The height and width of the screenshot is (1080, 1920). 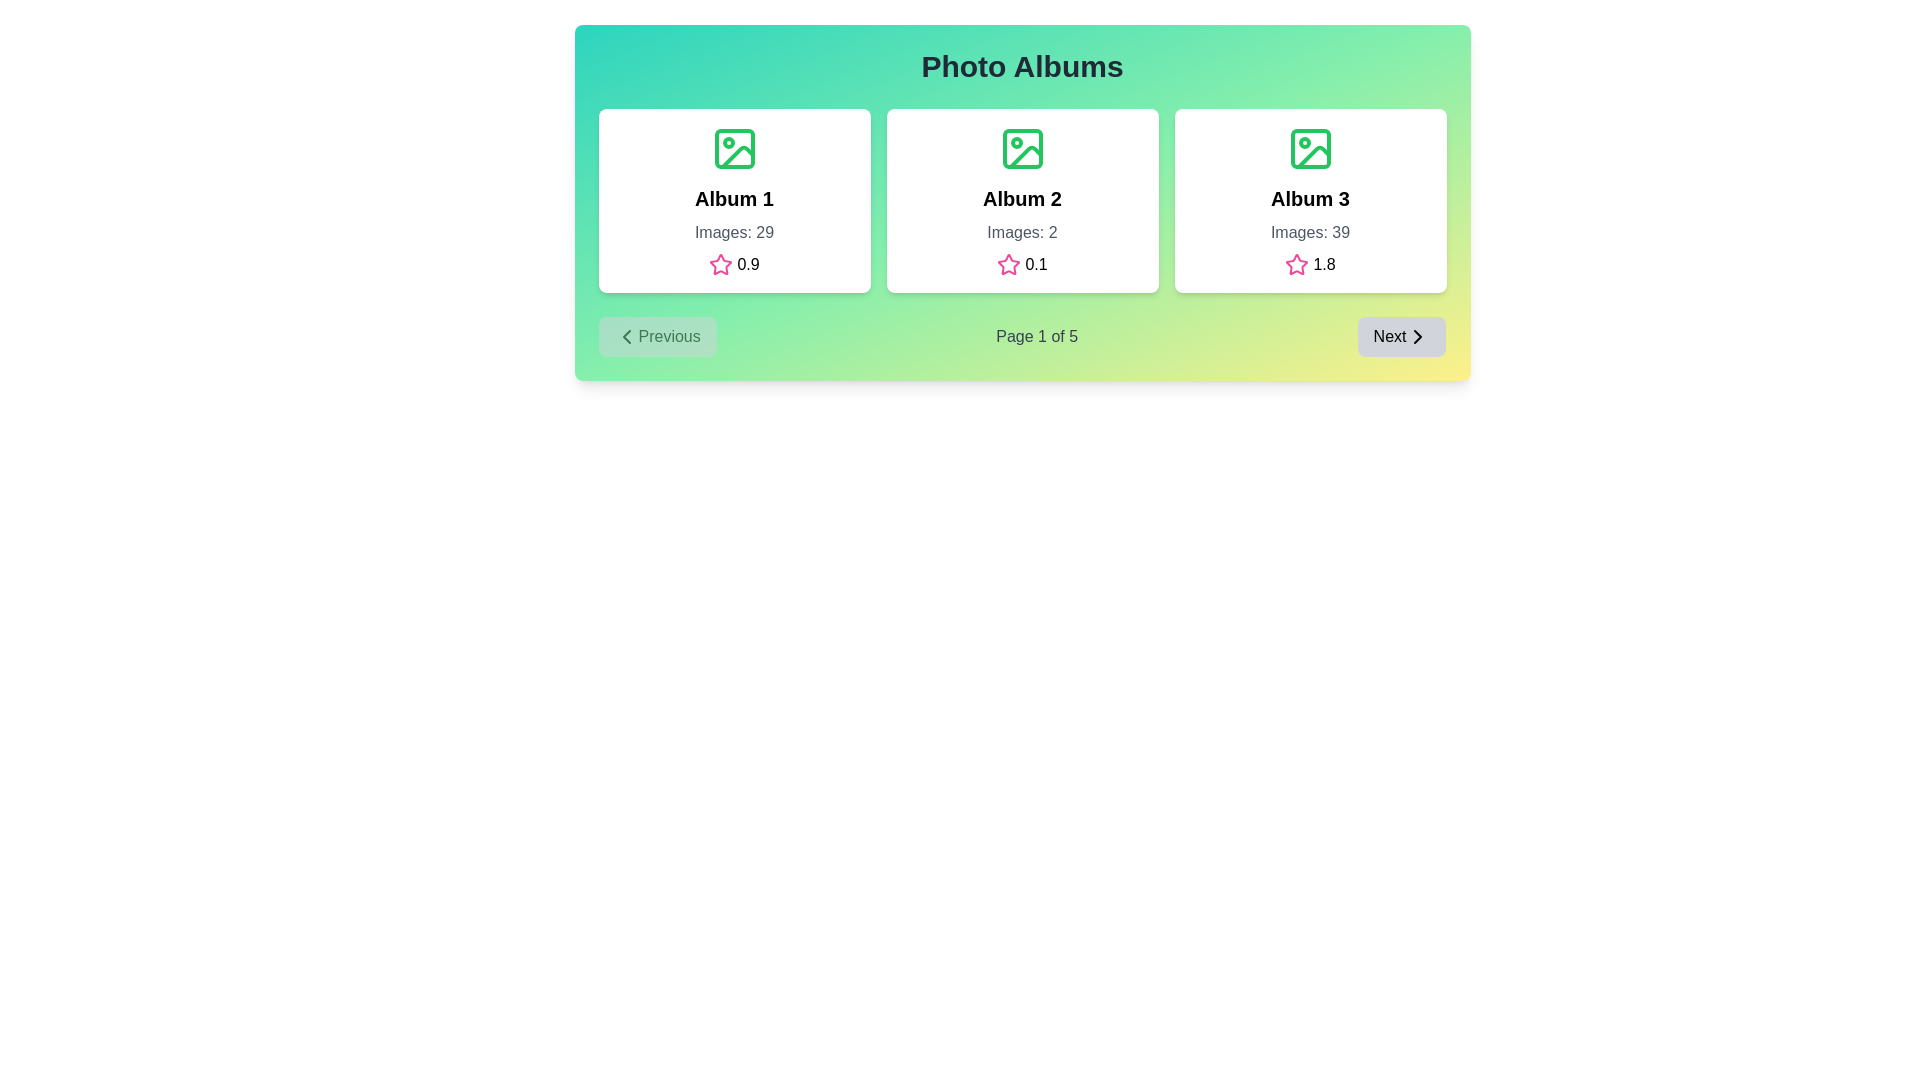 What do you see at coordinates (1037, 335) in the screenshot?
I see `the Text Label that indicates the current page number and total pages in the pagination system, located at the bottom of the card layout between the 'Previous' and 'Next' buttons` at bounding box center [1037, 335].